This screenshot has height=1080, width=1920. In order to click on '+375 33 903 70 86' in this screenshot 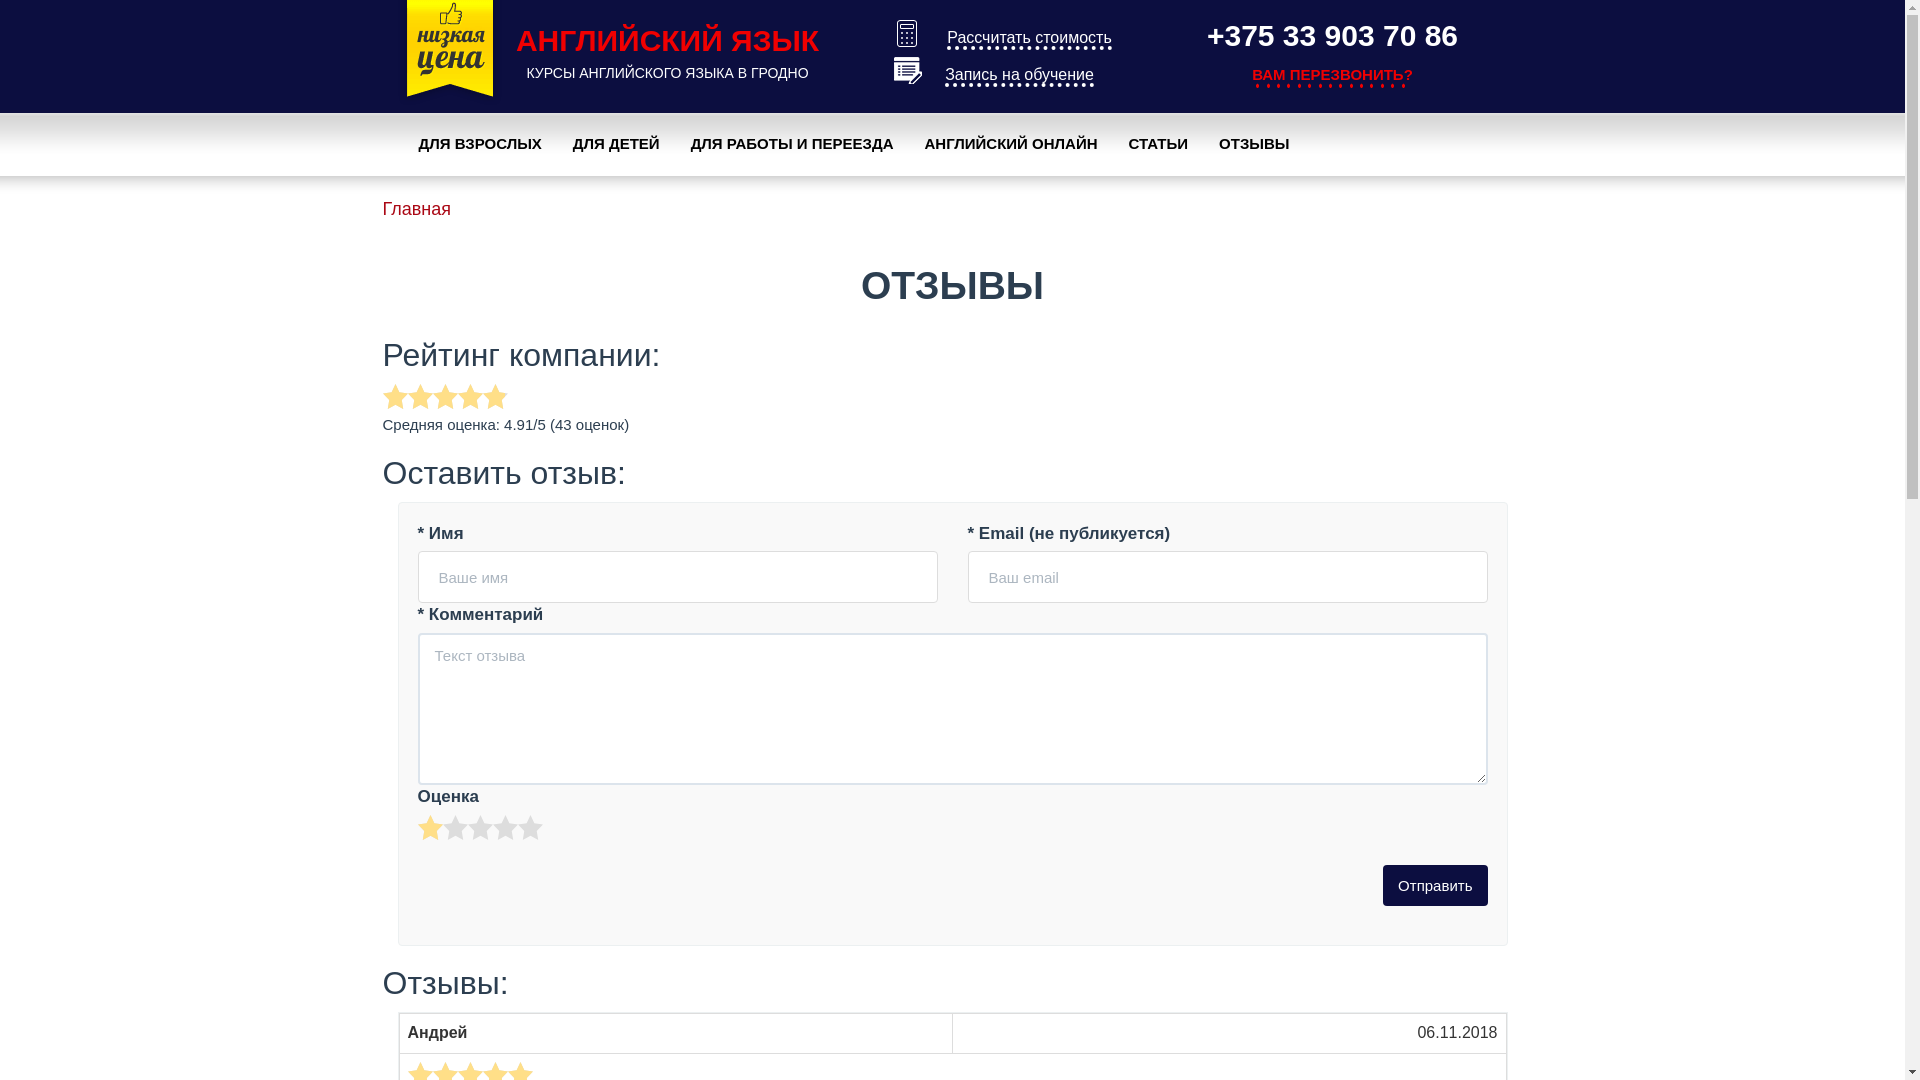, I will do `click(1332, 35)`.